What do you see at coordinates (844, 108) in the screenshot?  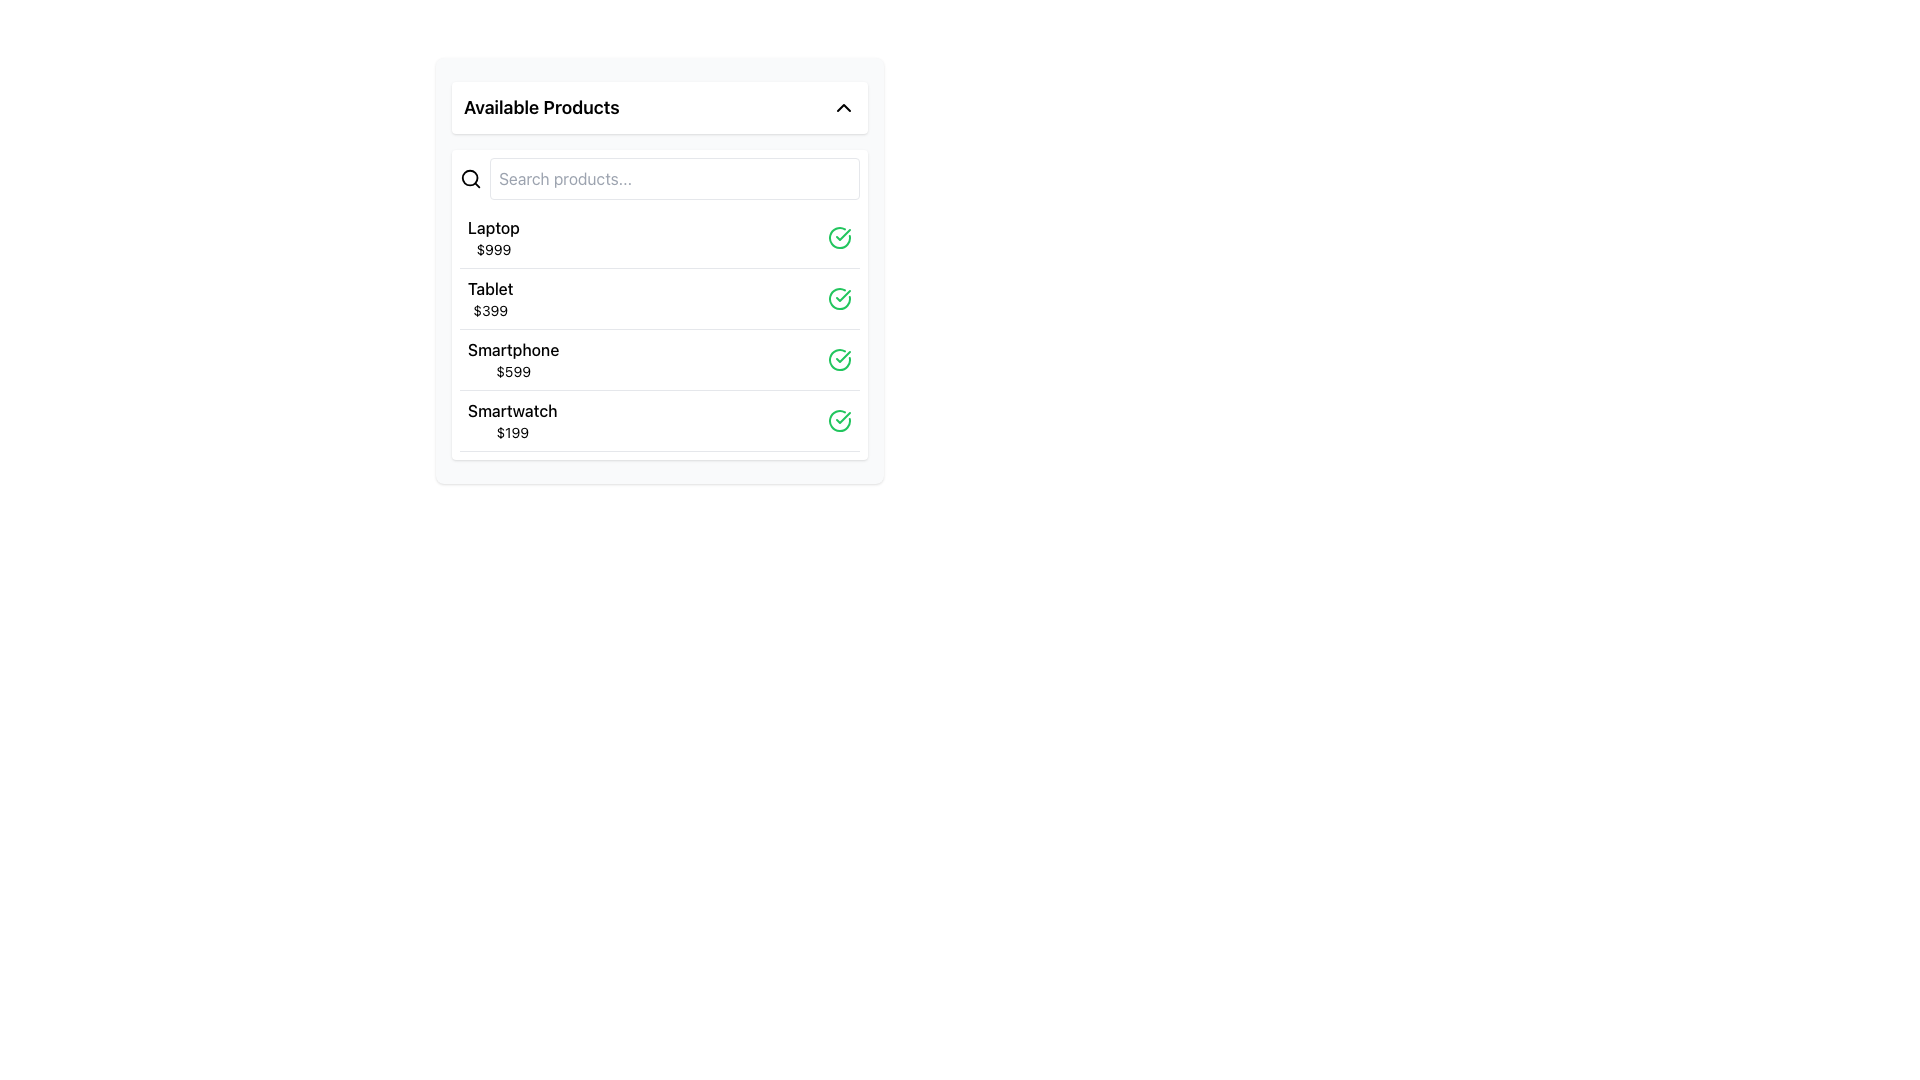 I see `the chevron icon located at the top-right corner of the 'Available Products' section` at bounding box center [844, 108].